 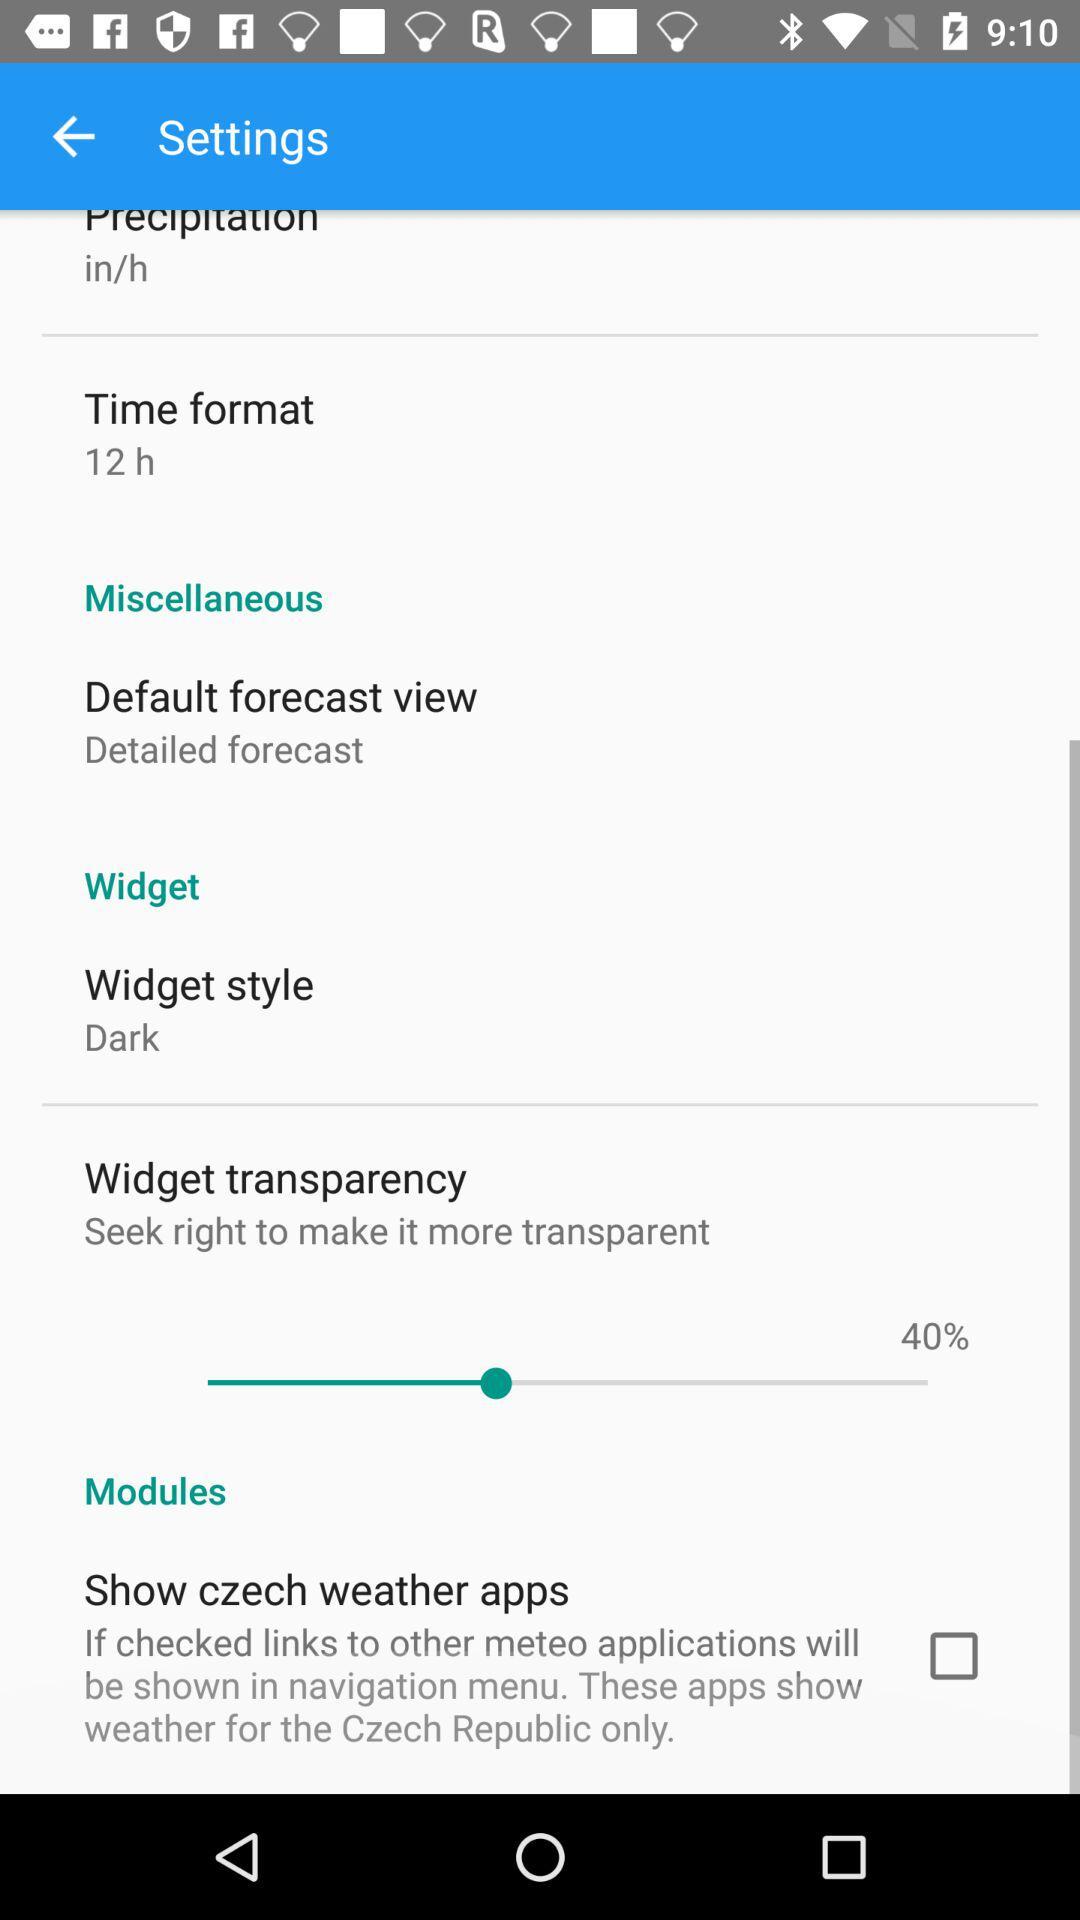 What do you see at coordinates (921, 1334) in the screenshot?
I see `the 40 item` at bounding box center [921, 1334].